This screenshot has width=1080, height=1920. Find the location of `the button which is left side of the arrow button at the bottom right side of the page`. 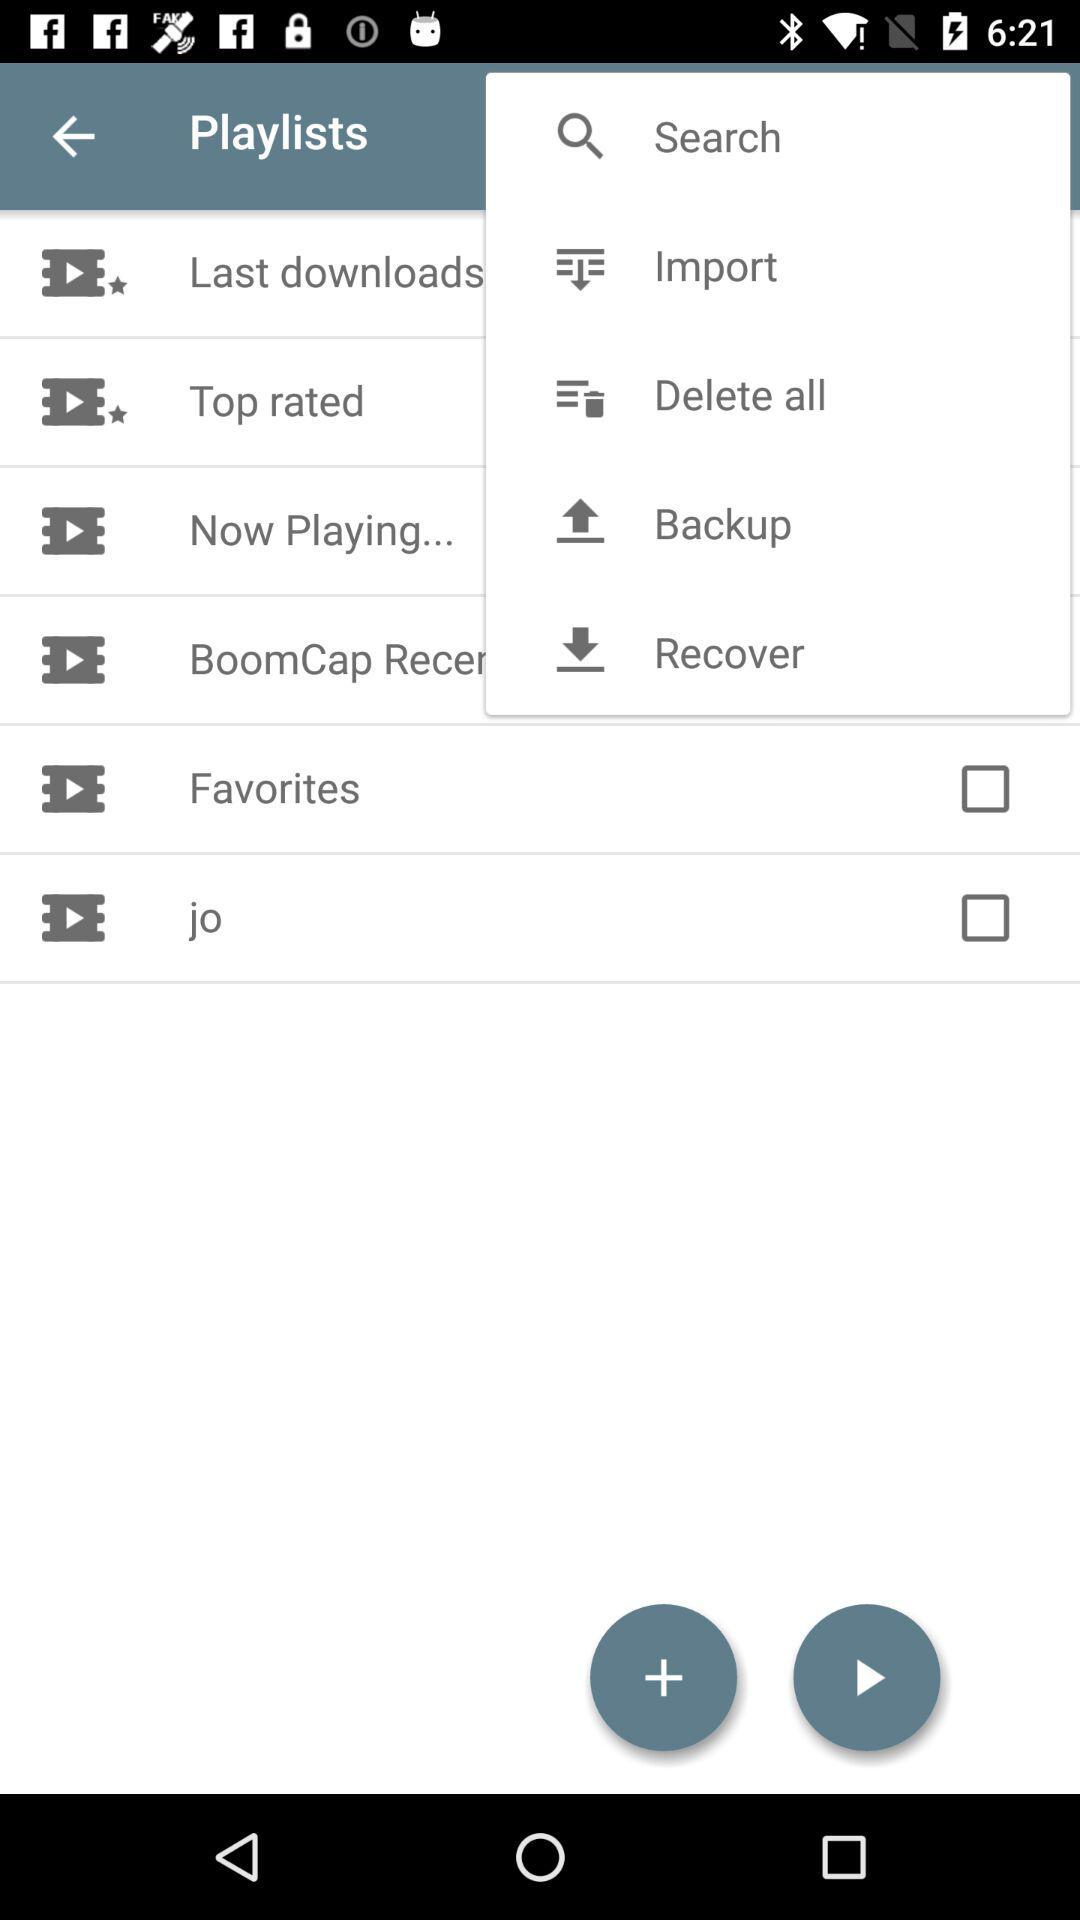

the button which is left side of the arrow button at the bottom right side of the page is located at coordinates (663, 1678).